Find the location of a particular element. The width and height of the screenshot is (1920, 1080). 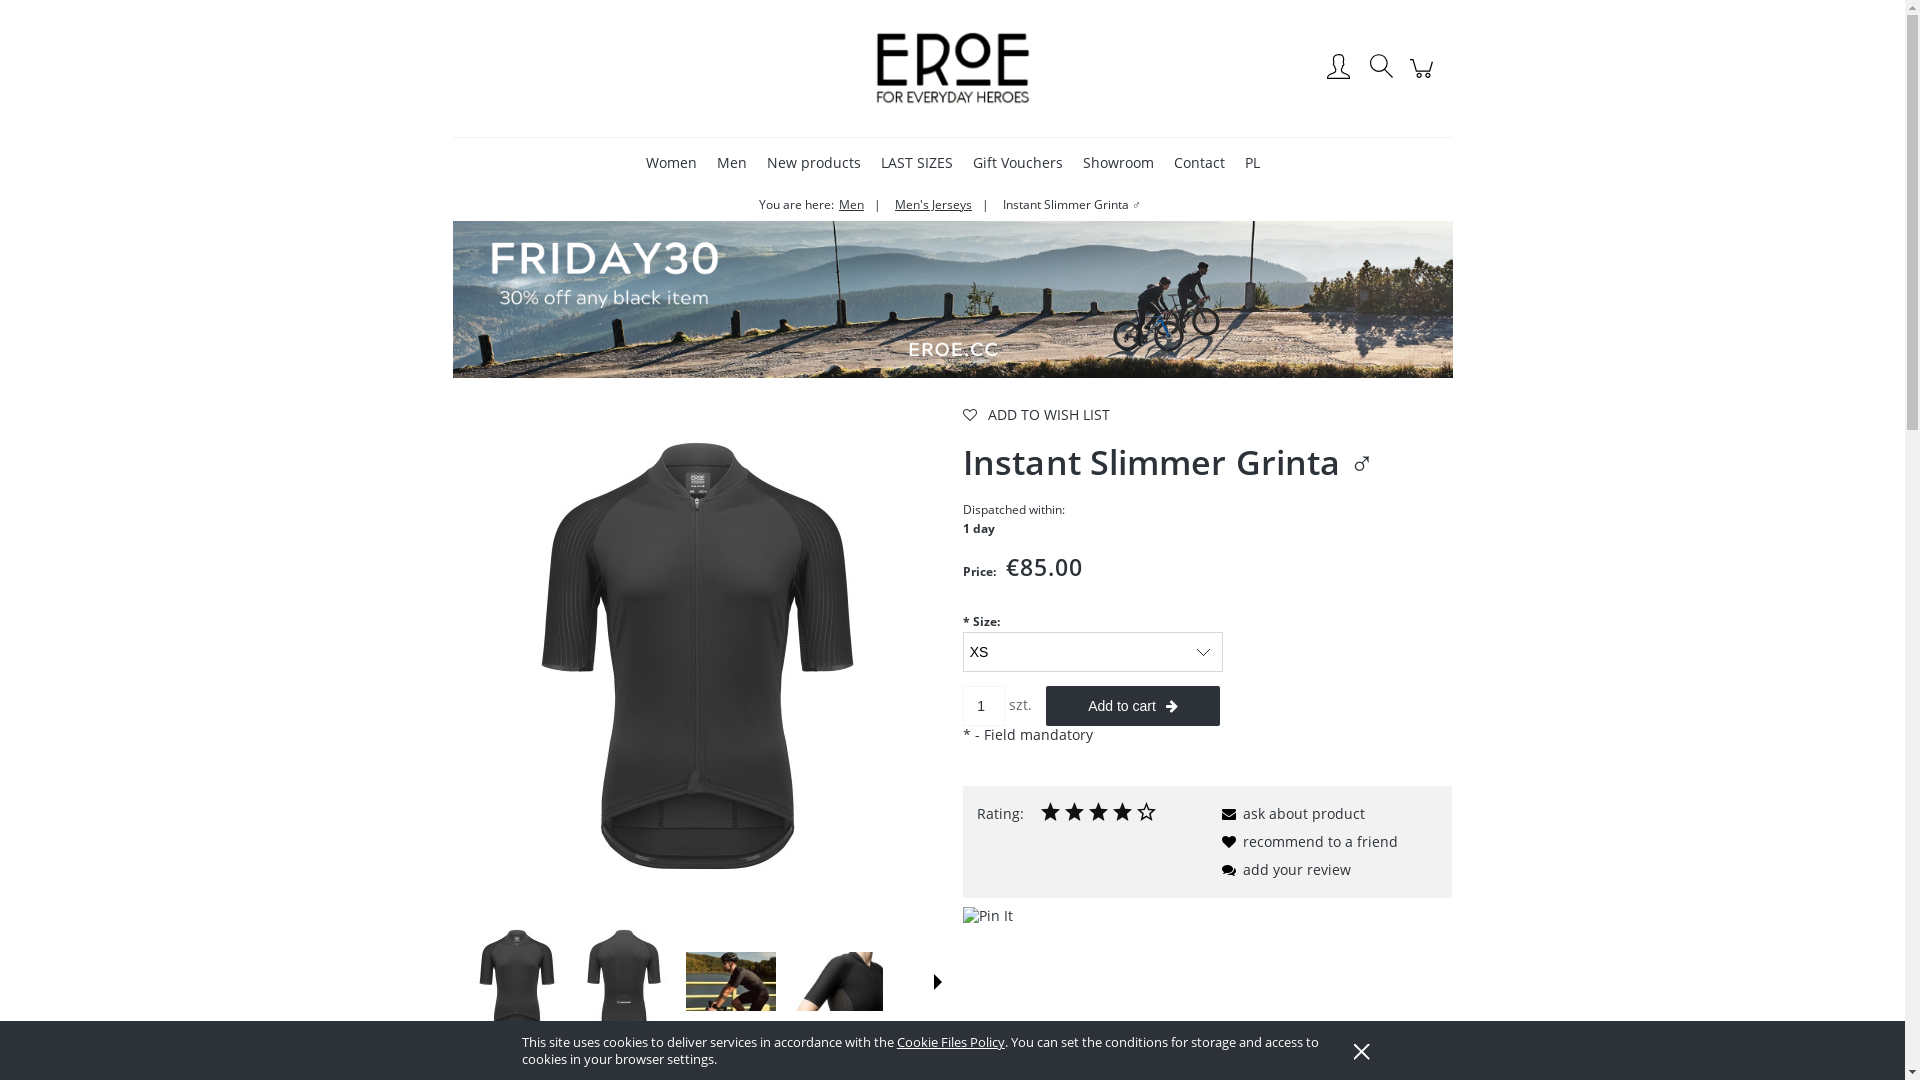

'PL' is located at coordinates (1250, 161).